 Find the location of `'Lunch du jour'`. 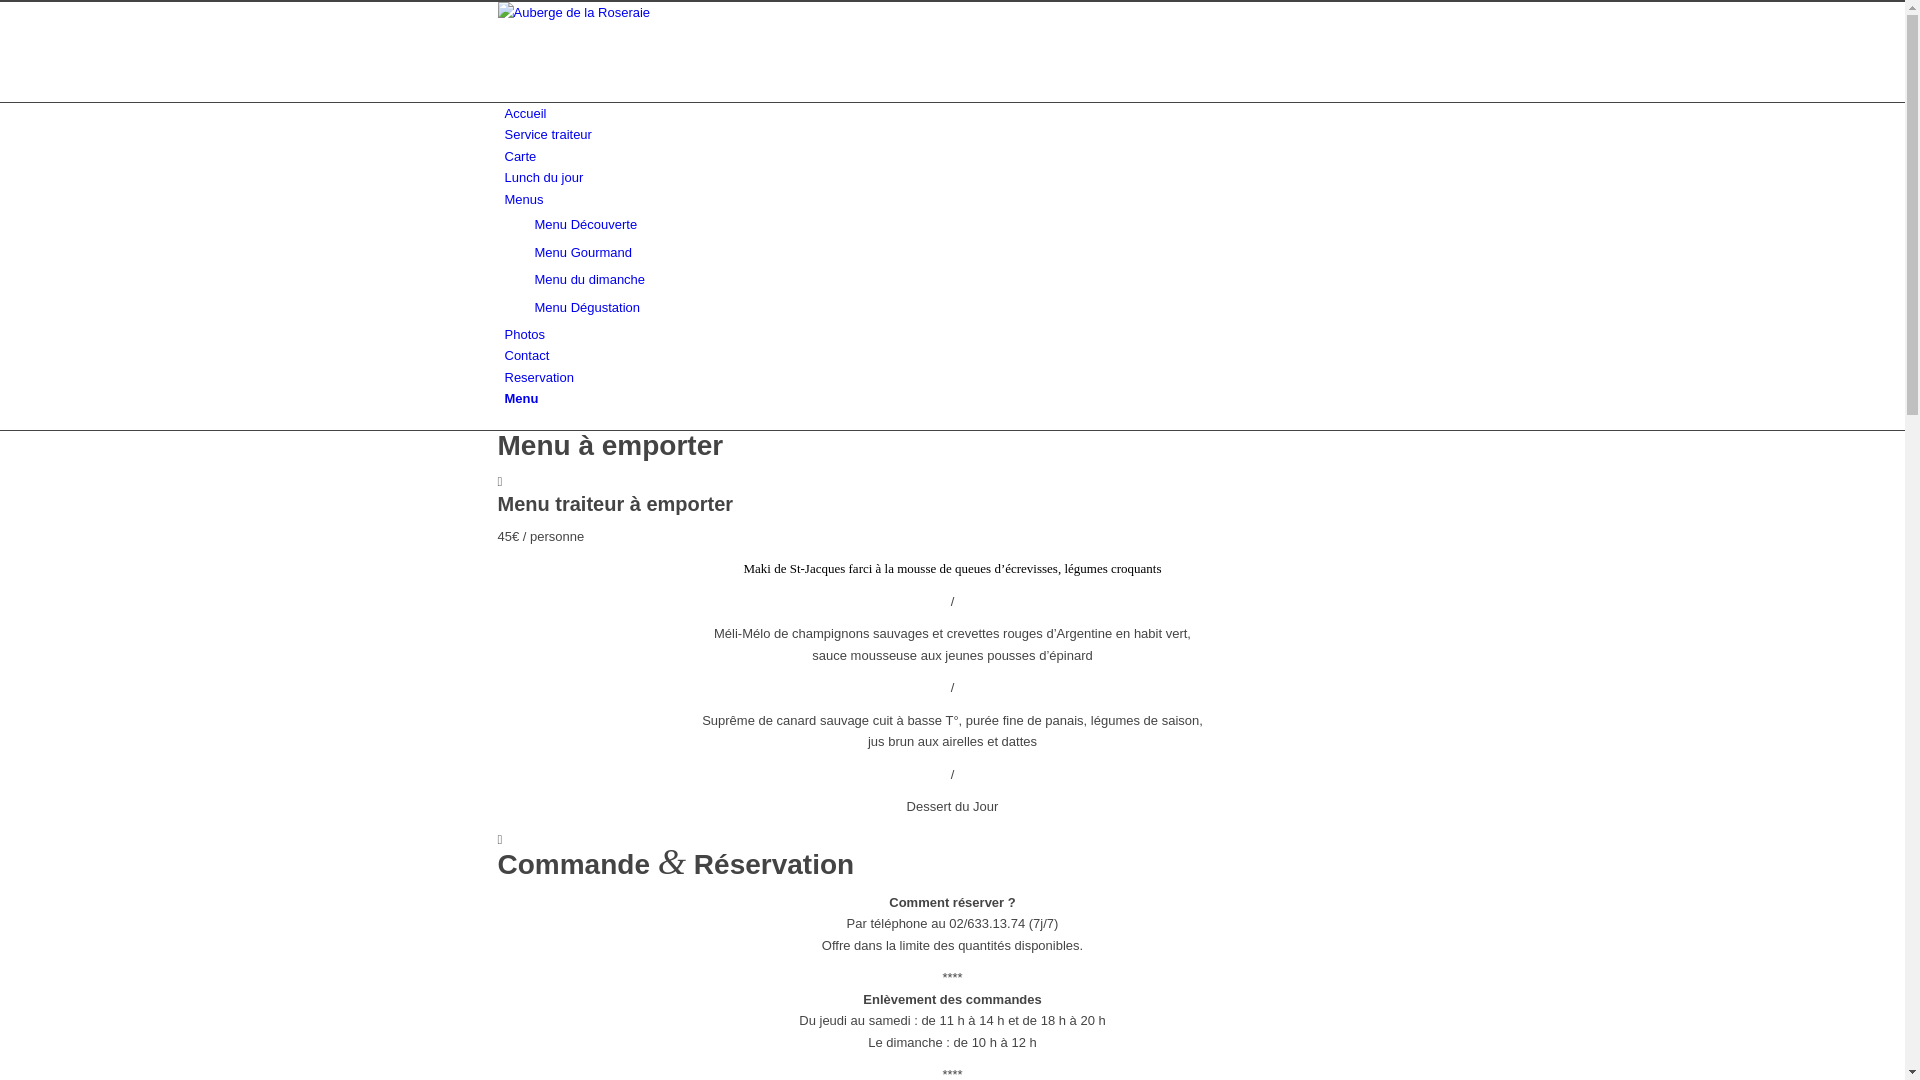

'Lunch du jour' is located at coordinates (504, 176).